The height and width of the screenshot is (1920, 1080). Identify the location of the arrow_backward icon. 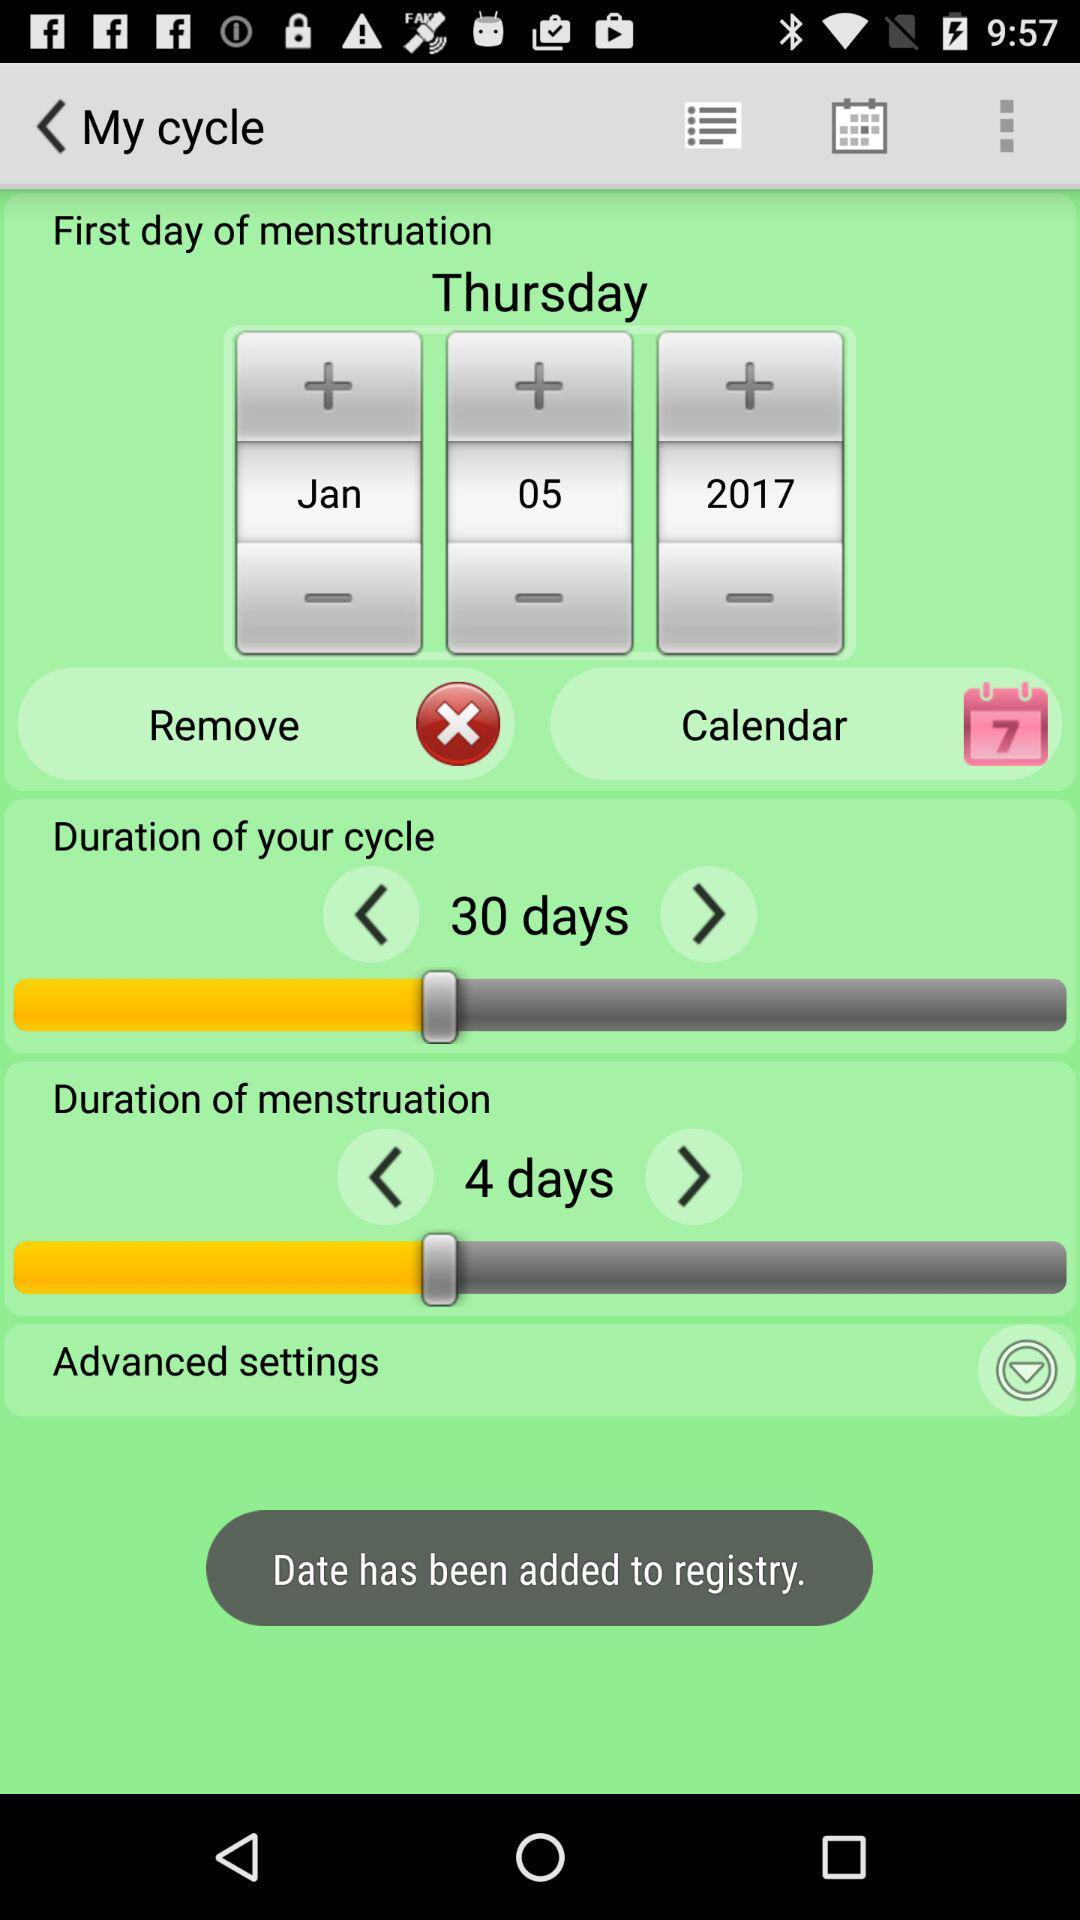
(385, 1258).